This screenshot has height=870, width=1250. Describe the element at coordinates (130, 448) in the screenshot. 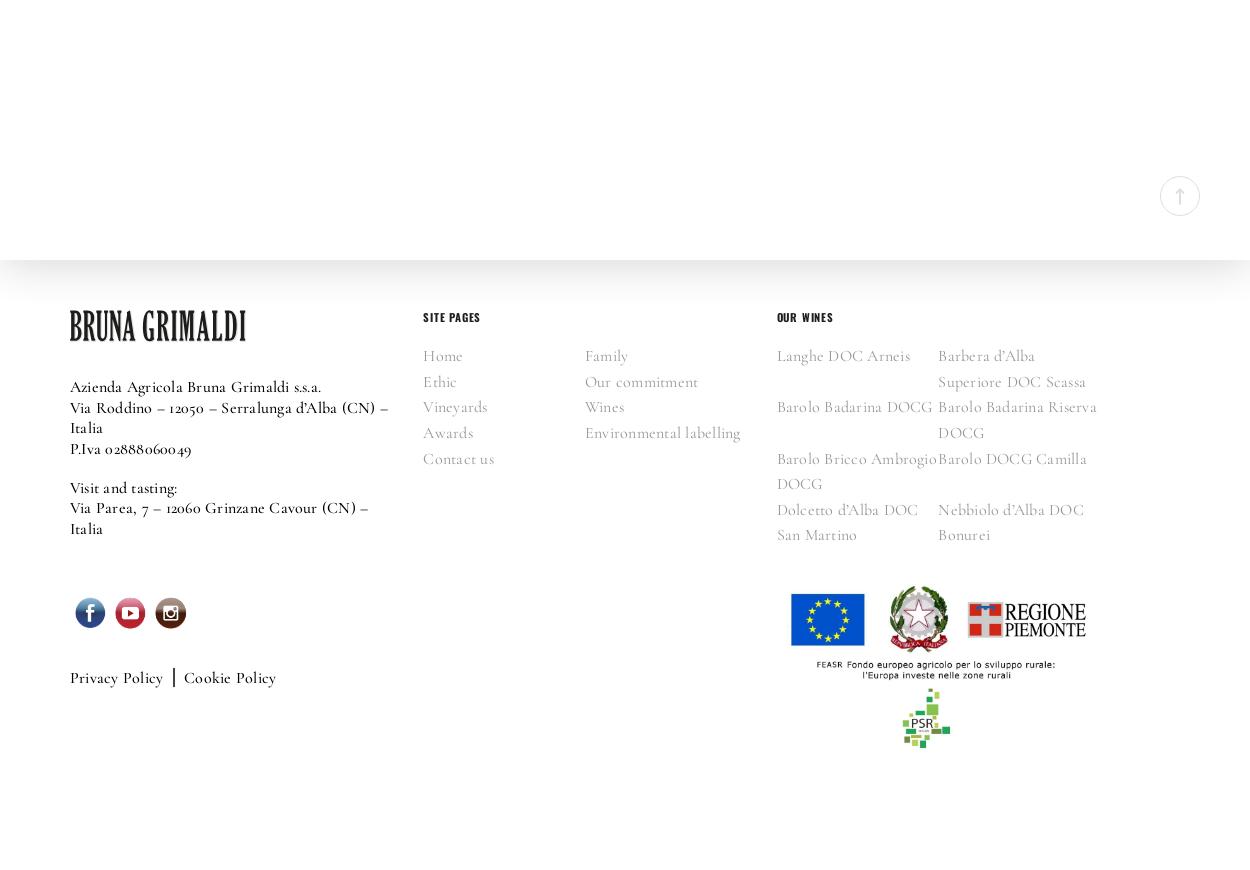

I see `'P.Iva 02888060049'` at that location.